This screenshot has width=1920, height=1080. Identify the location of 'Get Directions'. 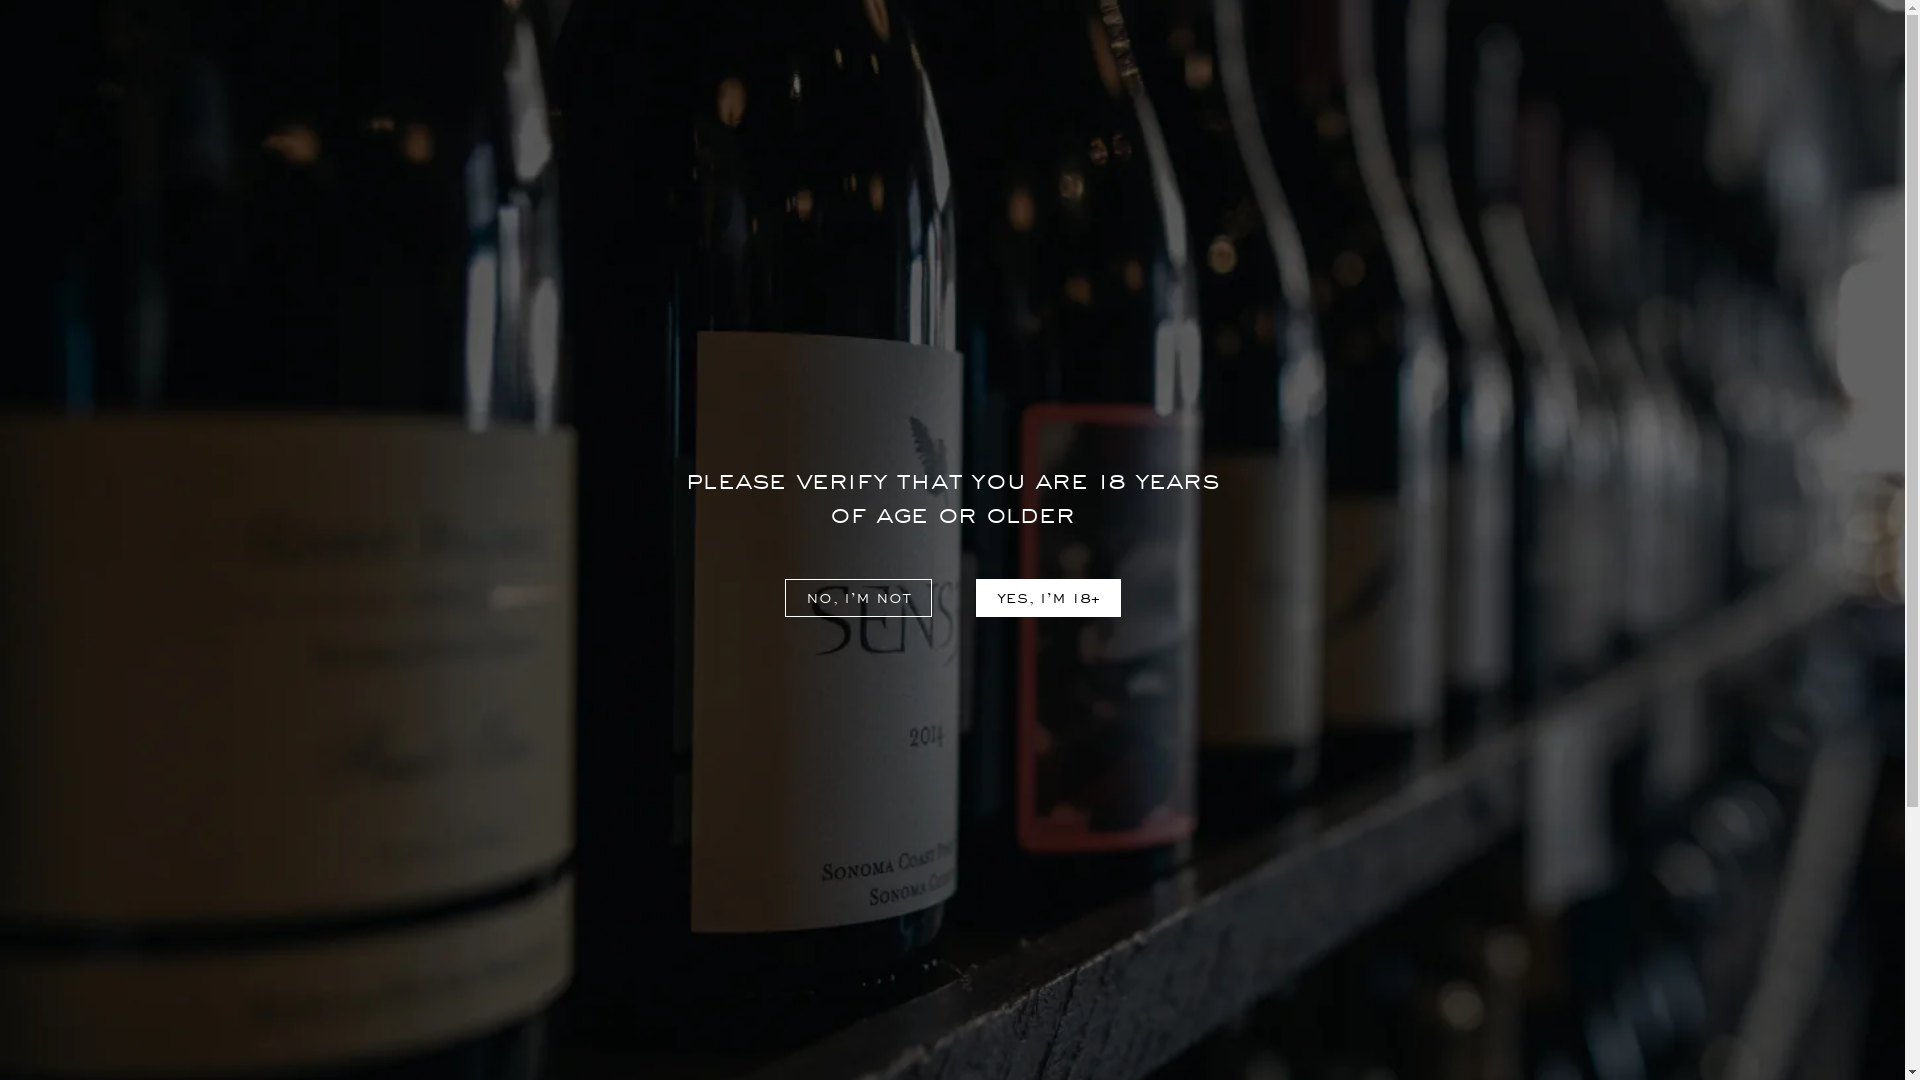
(1028, 985).